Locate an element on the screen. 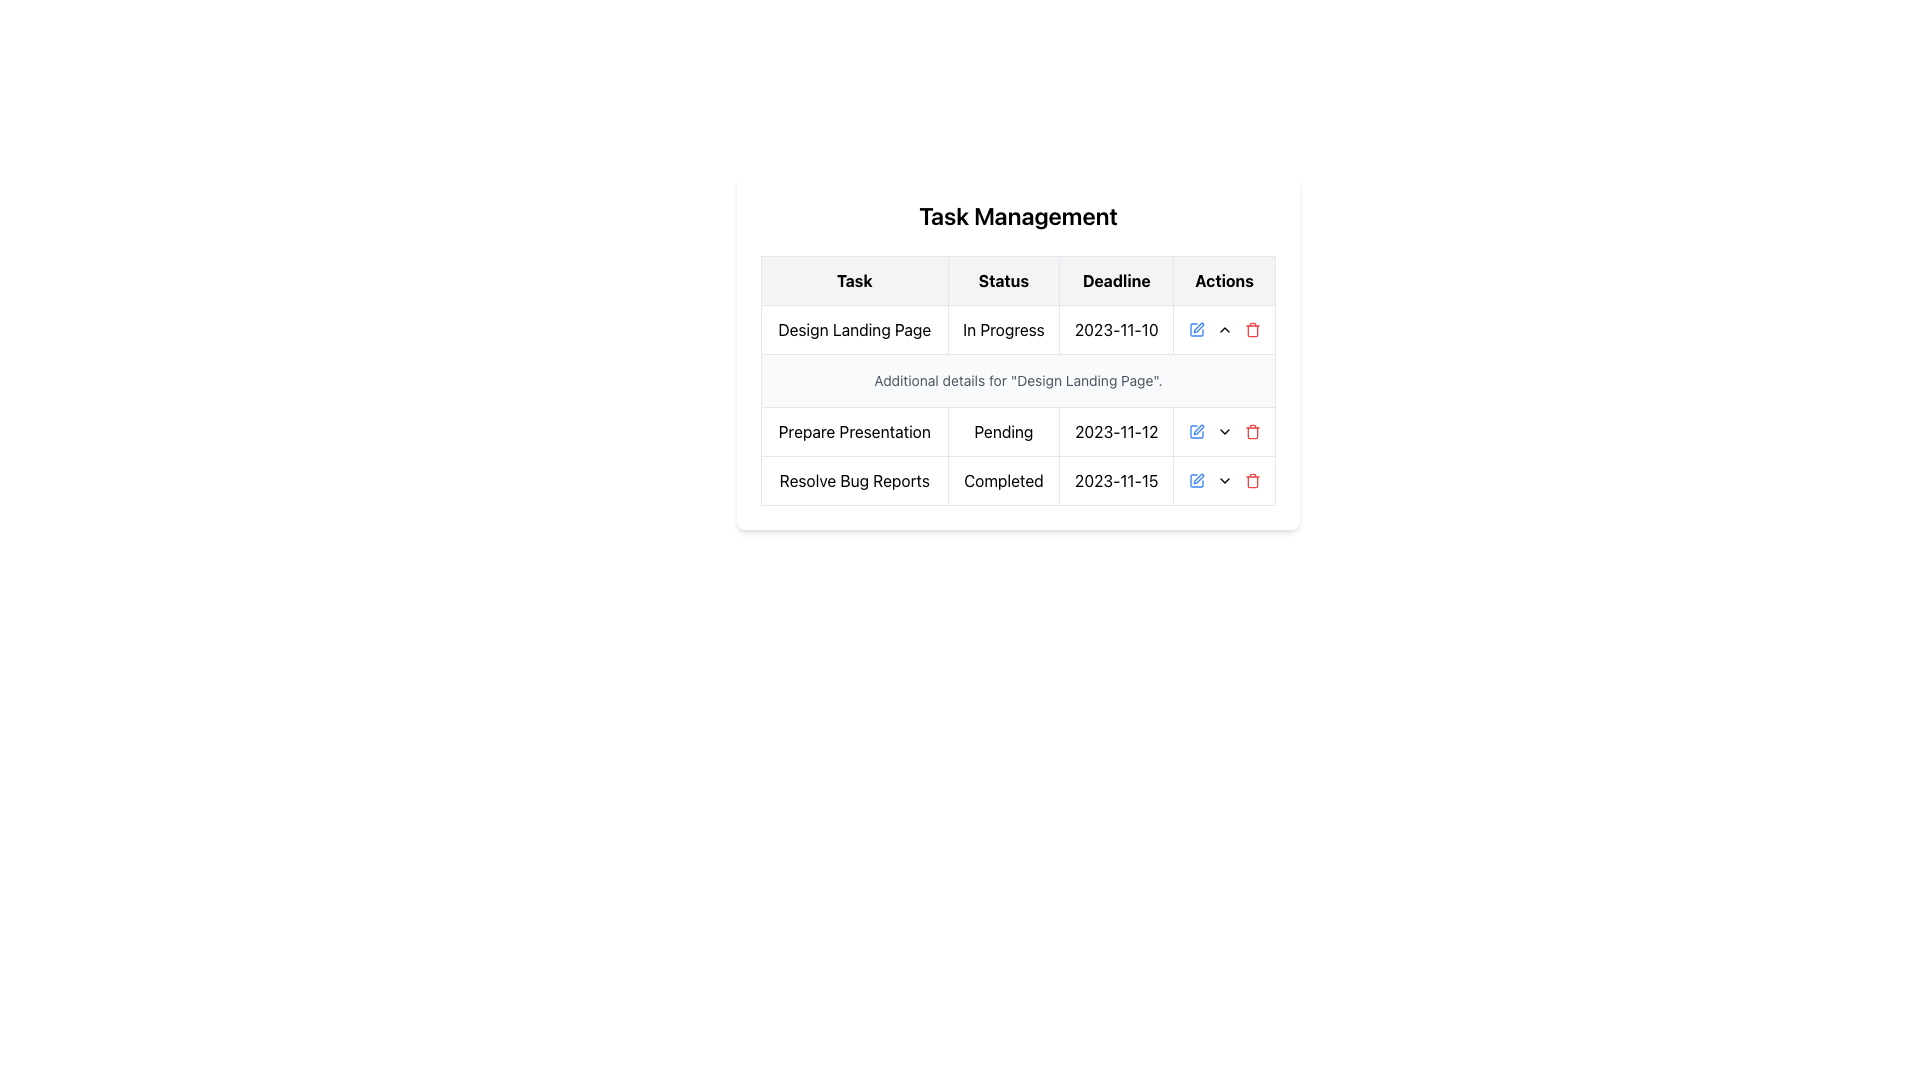  the text display box that shows the date '2023-11-10', which is styled with centered alignment and is located in the third column of the first row under the 'Deadline' header is located at coordinates (1115, 329).